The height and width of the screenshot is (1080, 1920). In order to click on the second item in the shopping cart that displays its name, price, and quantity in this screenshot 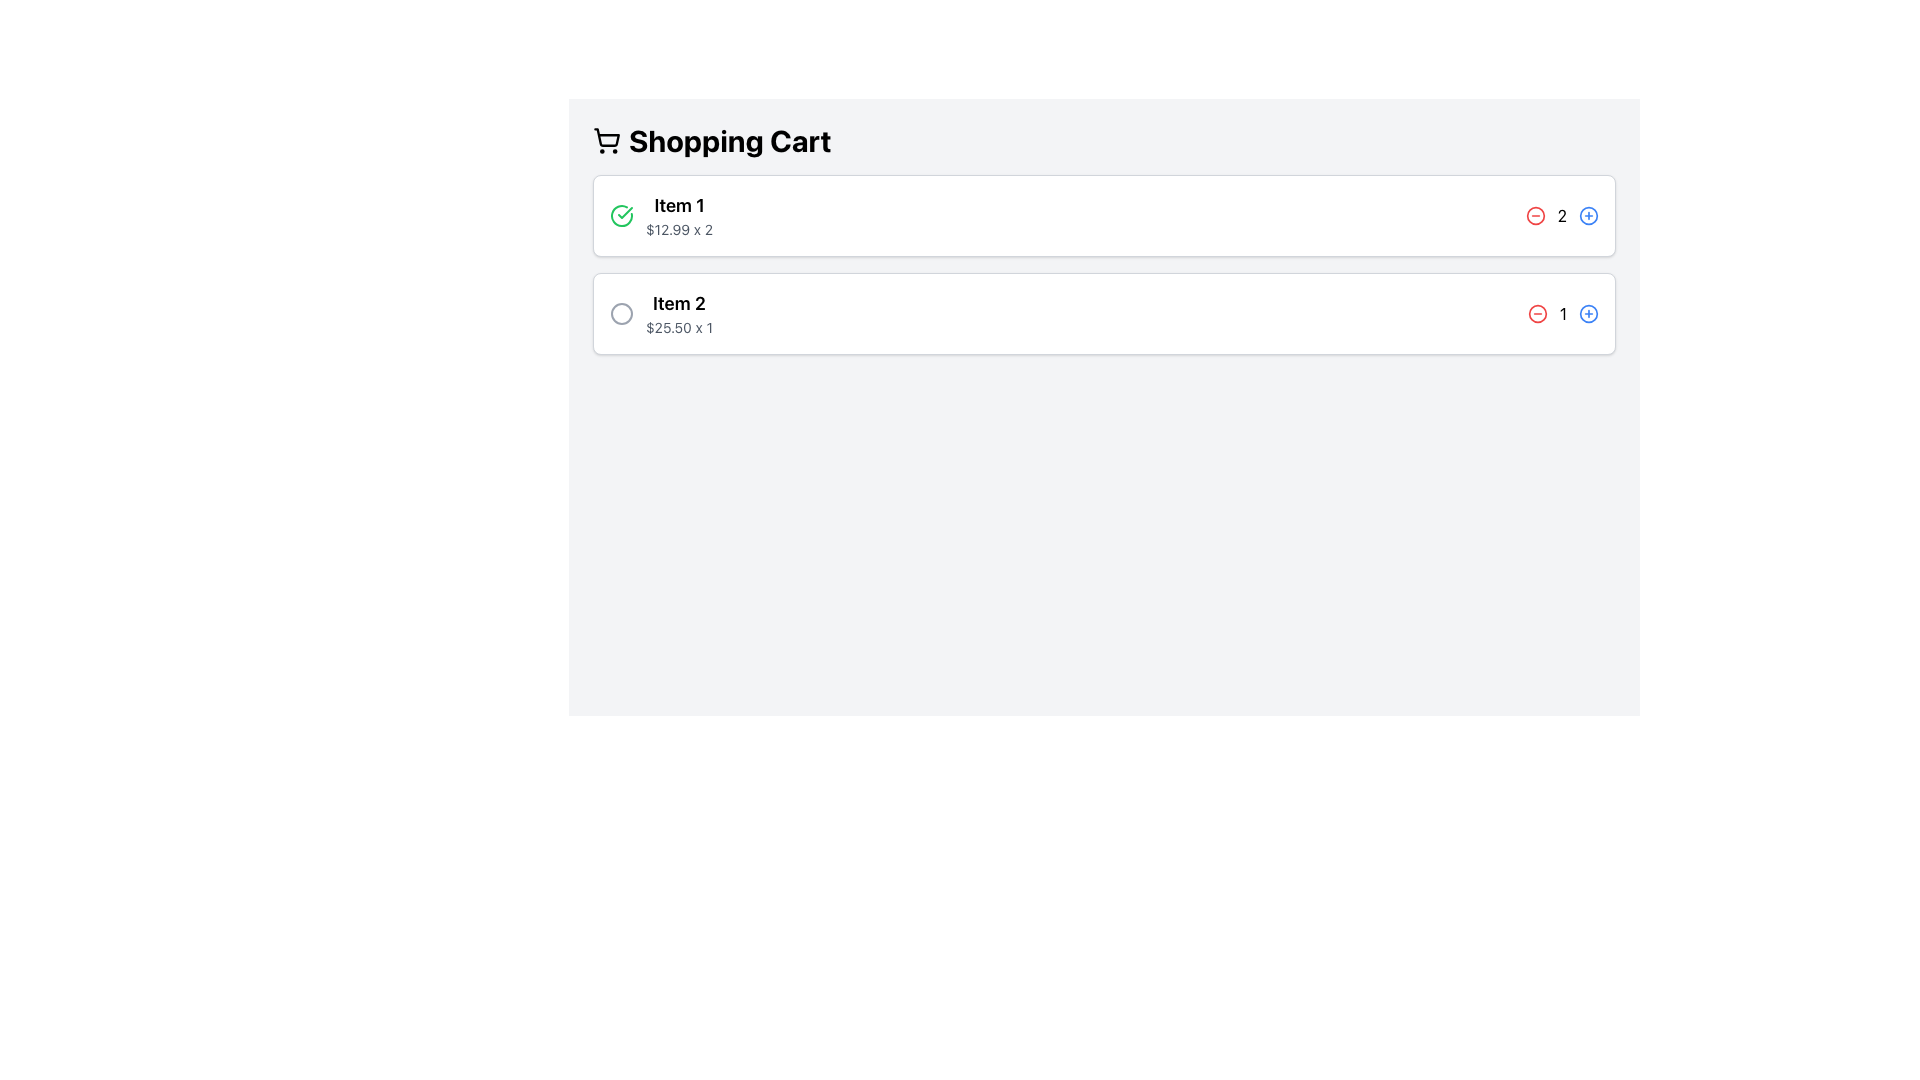, I will do `click(661, 313)`.